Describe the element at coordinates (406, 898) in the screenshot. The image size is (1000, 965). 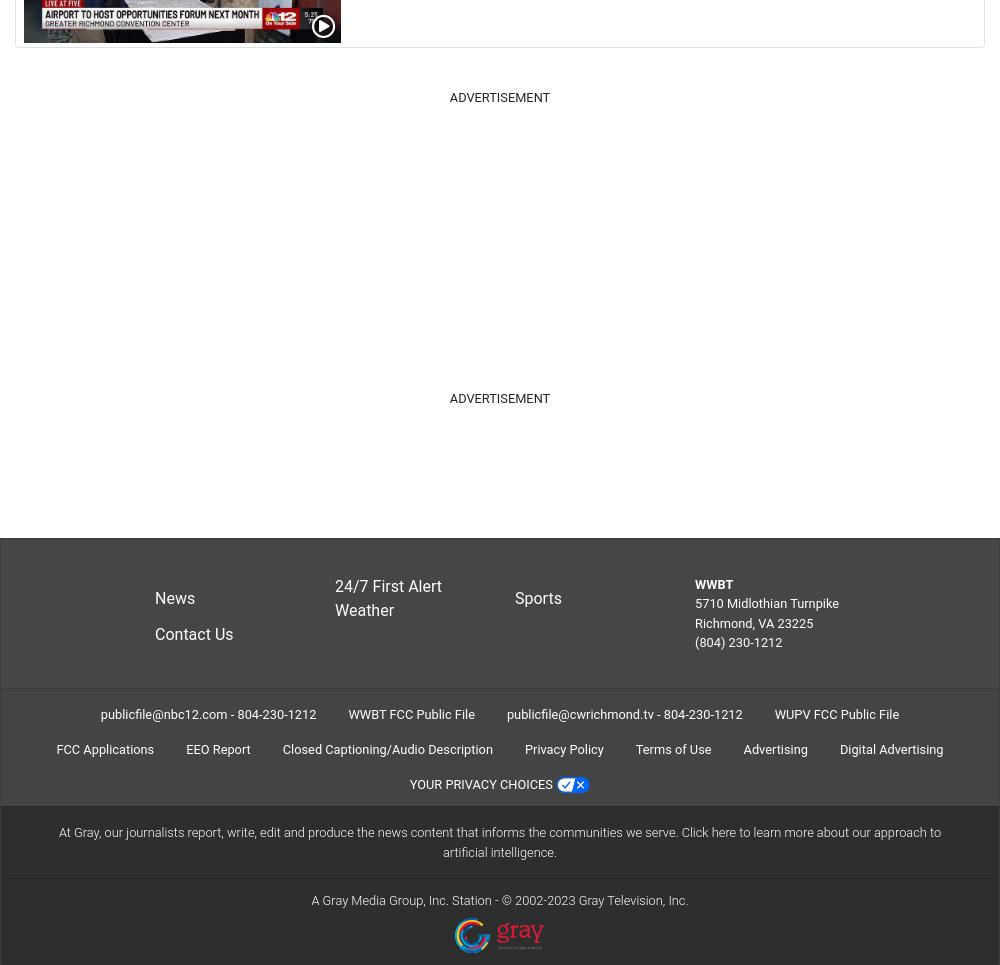
I see `'A Gray Media Group, Inc. Station -'` at that location.